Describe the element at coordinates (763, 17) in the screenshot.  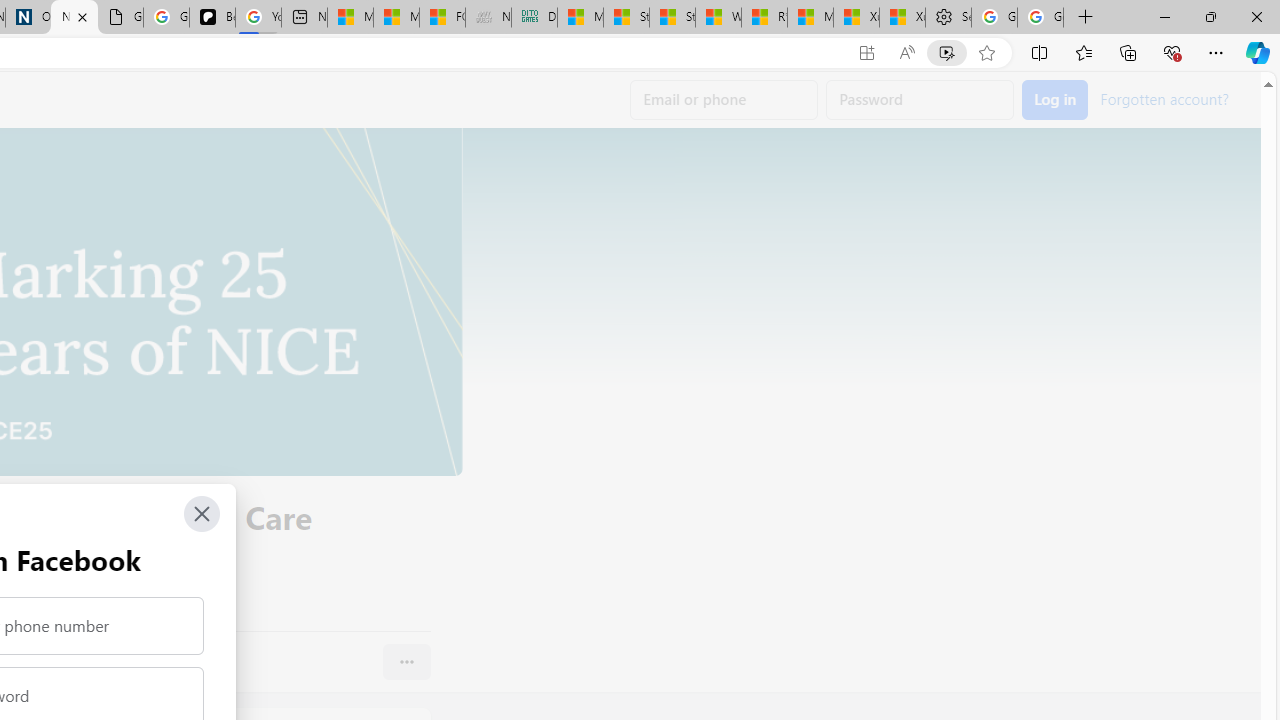
I see `'R******* | Trusted Community Engagement and Contributions'` at that location.